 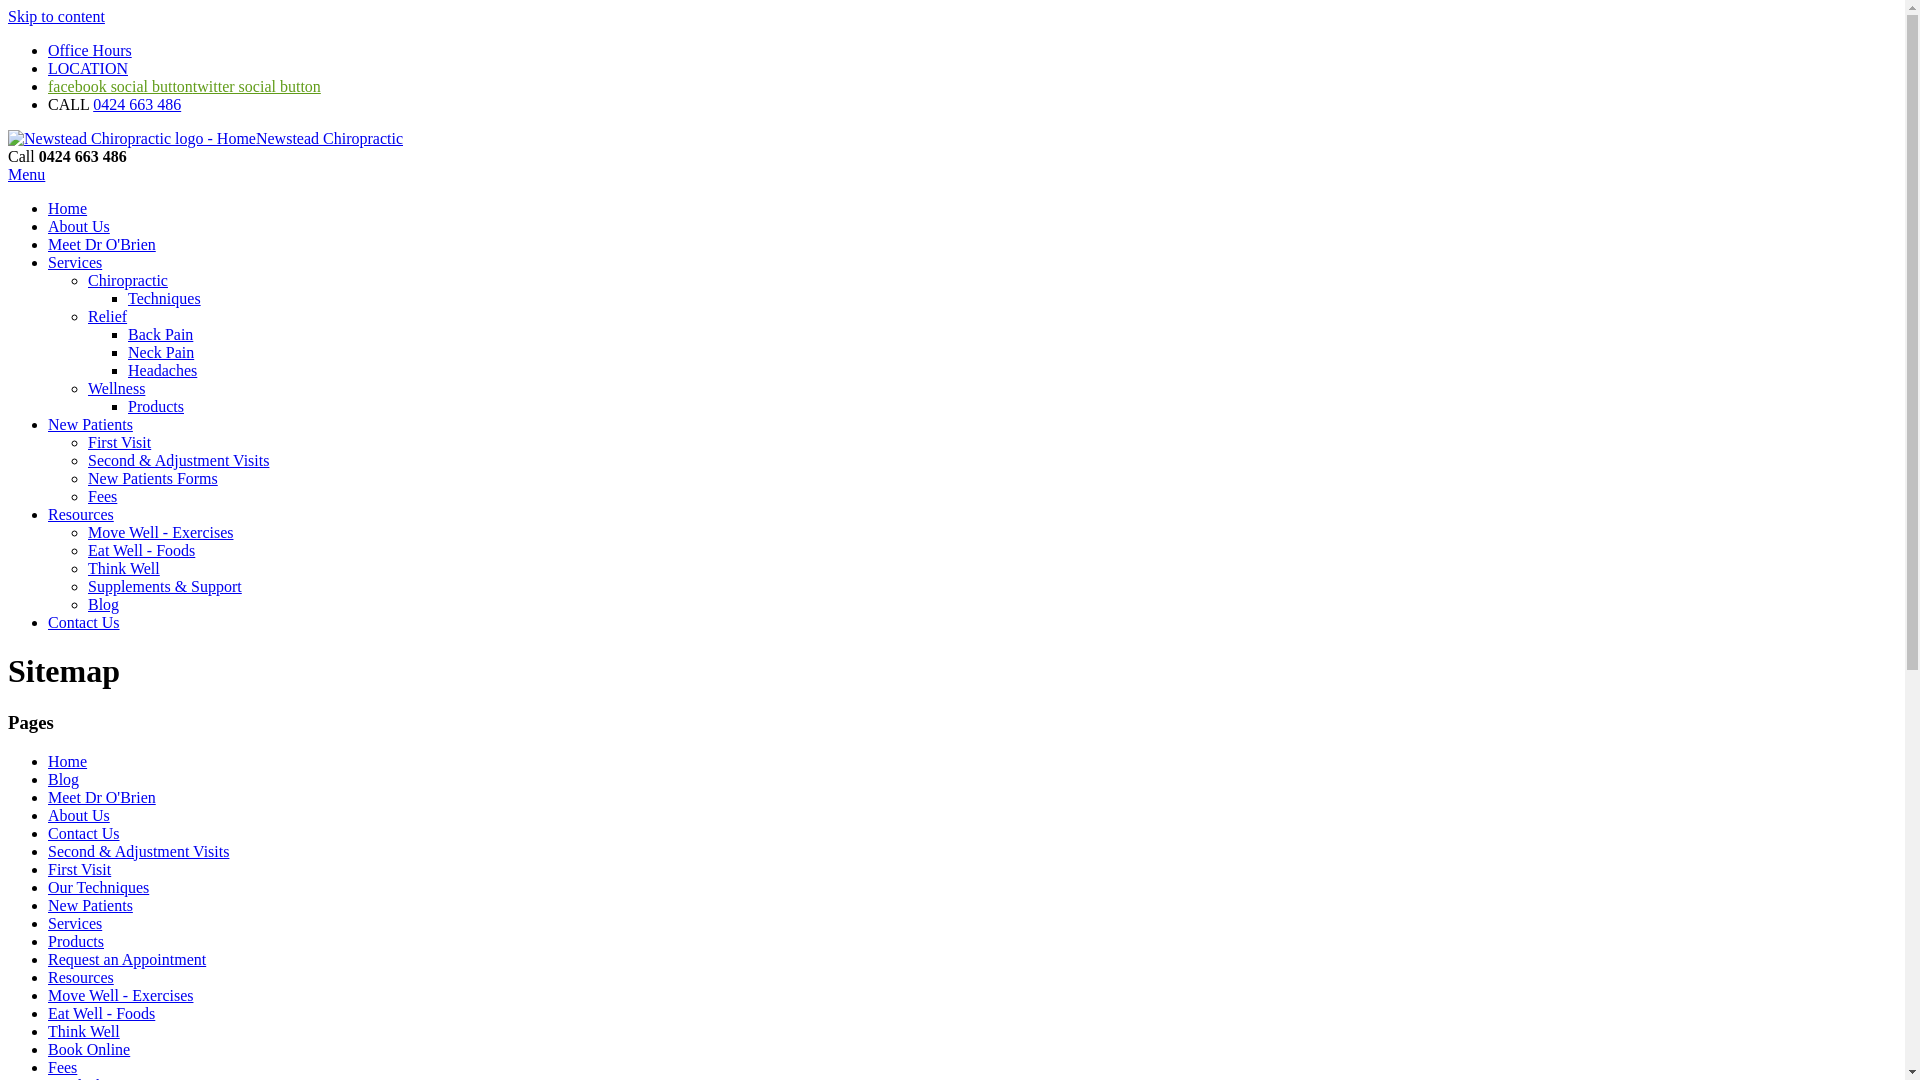 What do you see at coordinates (101, 495) in the screenshot?
I see `'Fees'` at bounding box center [101, 495].